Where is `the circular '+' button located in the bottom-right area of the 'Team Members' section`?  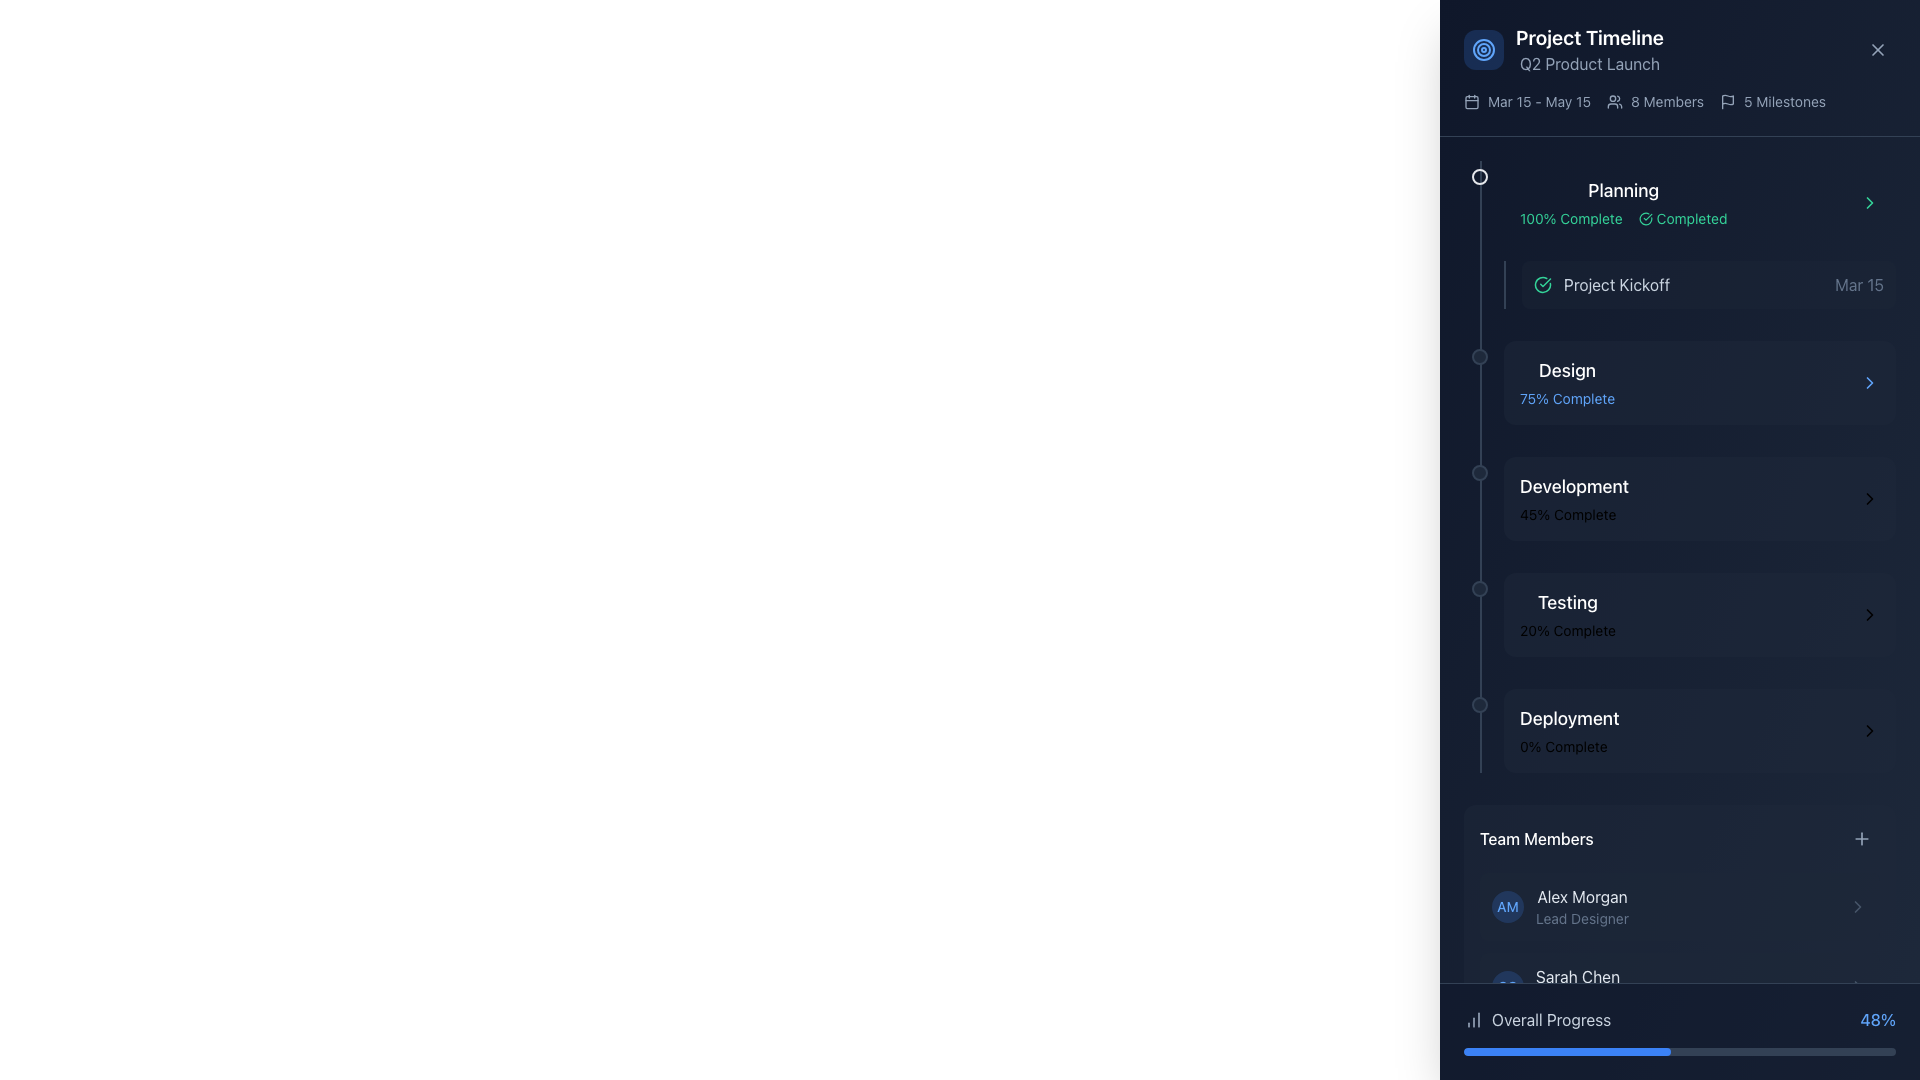 the circular '+' button located in the bottom-right area of the 'Team Members' section is located at coordinates (1861, 839).